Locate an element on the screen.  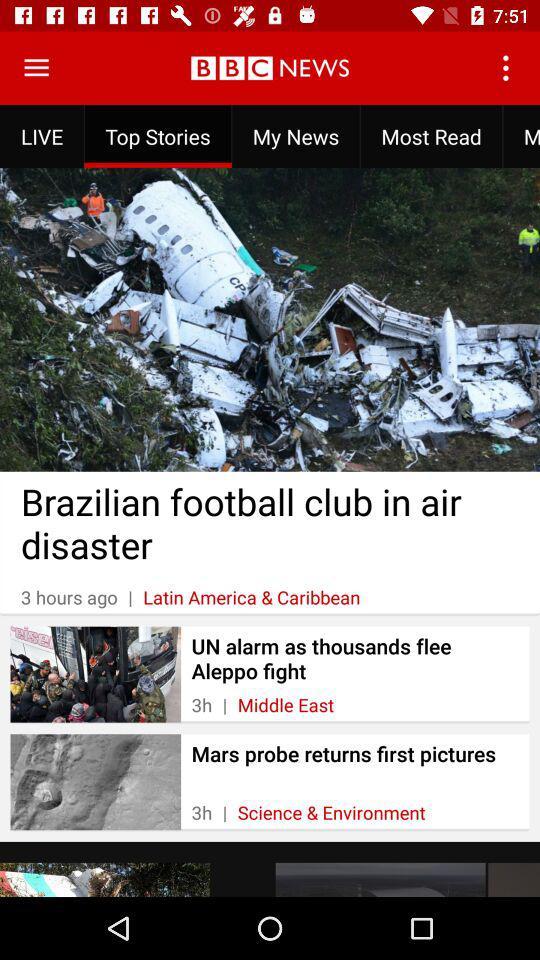
the live item is located at coordinates (42, 135).